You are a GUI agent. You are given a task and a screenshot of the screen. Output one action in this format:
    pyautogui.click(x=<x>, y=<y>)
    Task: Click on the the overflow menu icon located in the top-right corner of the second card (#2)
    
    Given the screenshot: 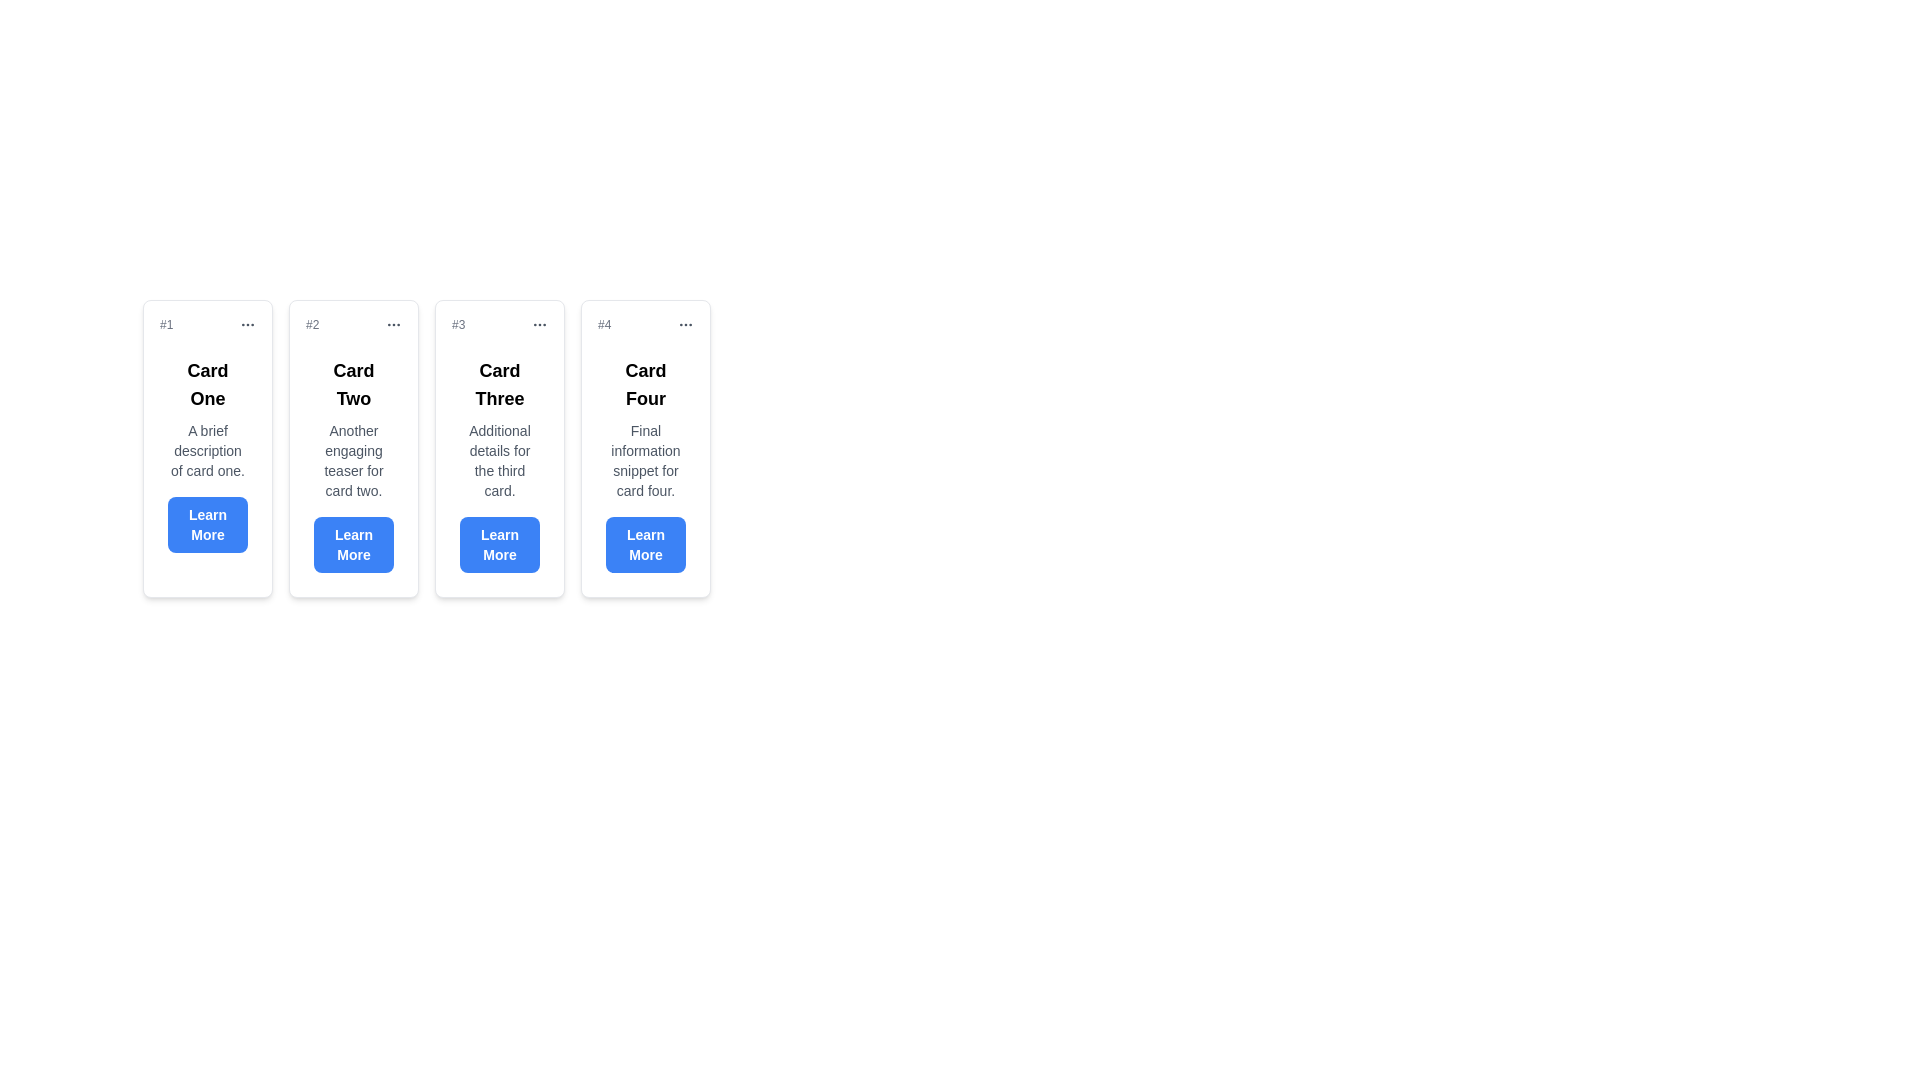 What is the action you would take?
    pyautogui.click(x=393, y=323)
    